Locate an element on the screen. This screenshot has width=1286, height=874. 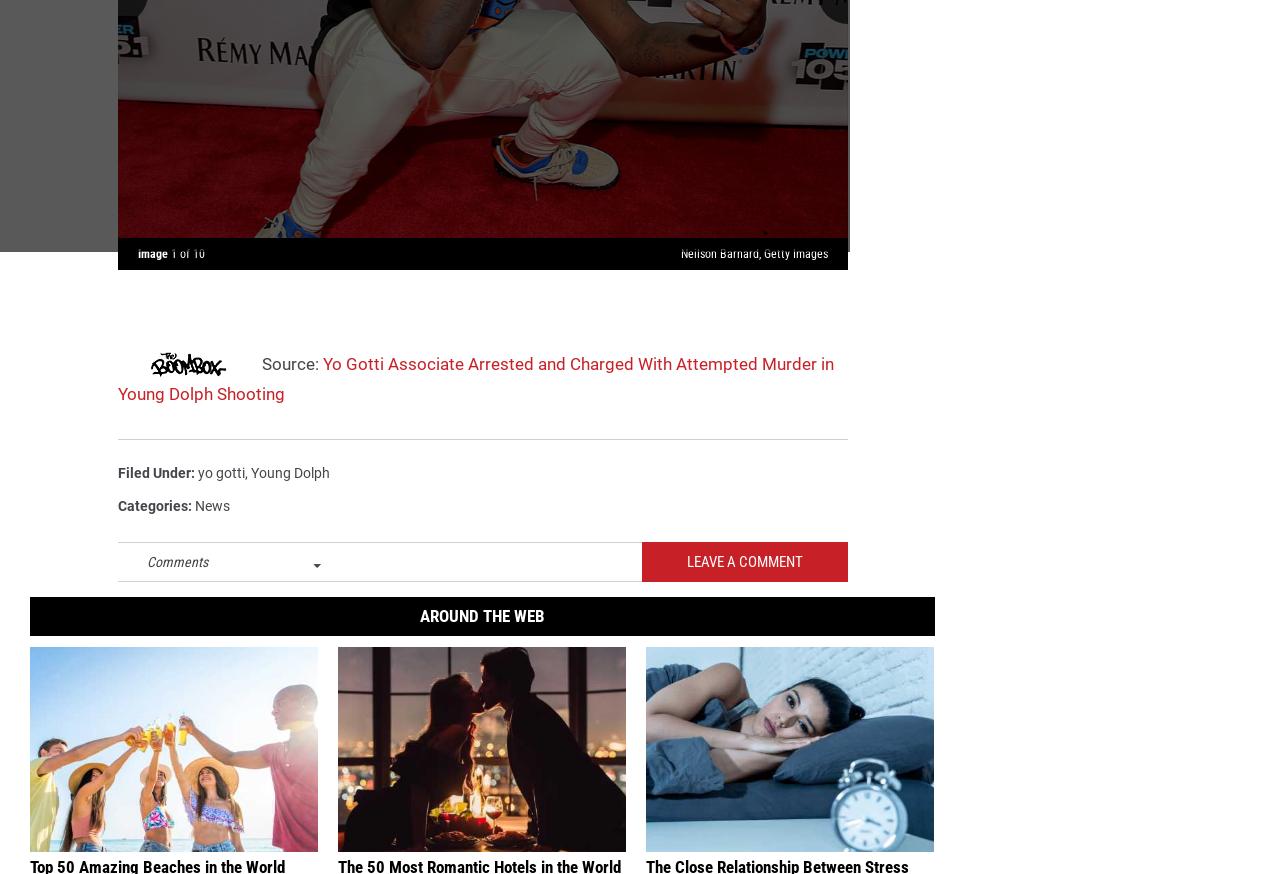
'Source:' is located at coordinates (257, 371).